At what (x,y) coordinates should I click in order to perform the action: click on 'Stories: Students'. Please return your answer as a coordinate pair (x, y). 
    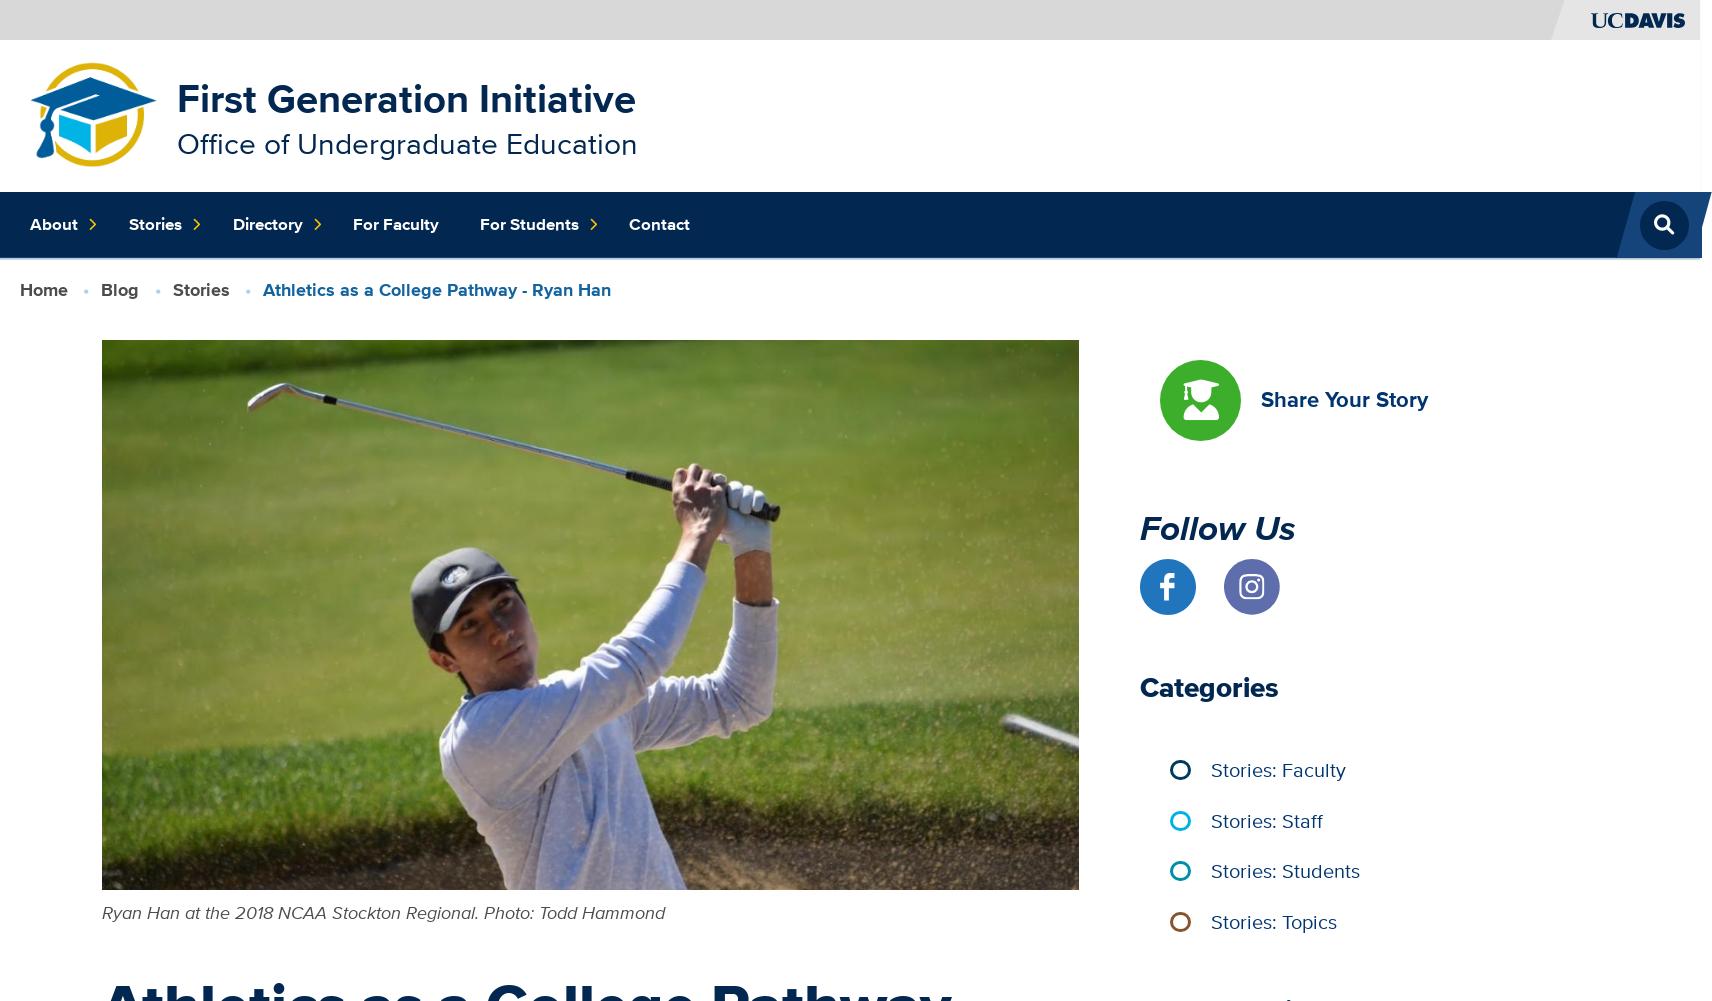
    Looking at the image, I should click on (1210, 870).